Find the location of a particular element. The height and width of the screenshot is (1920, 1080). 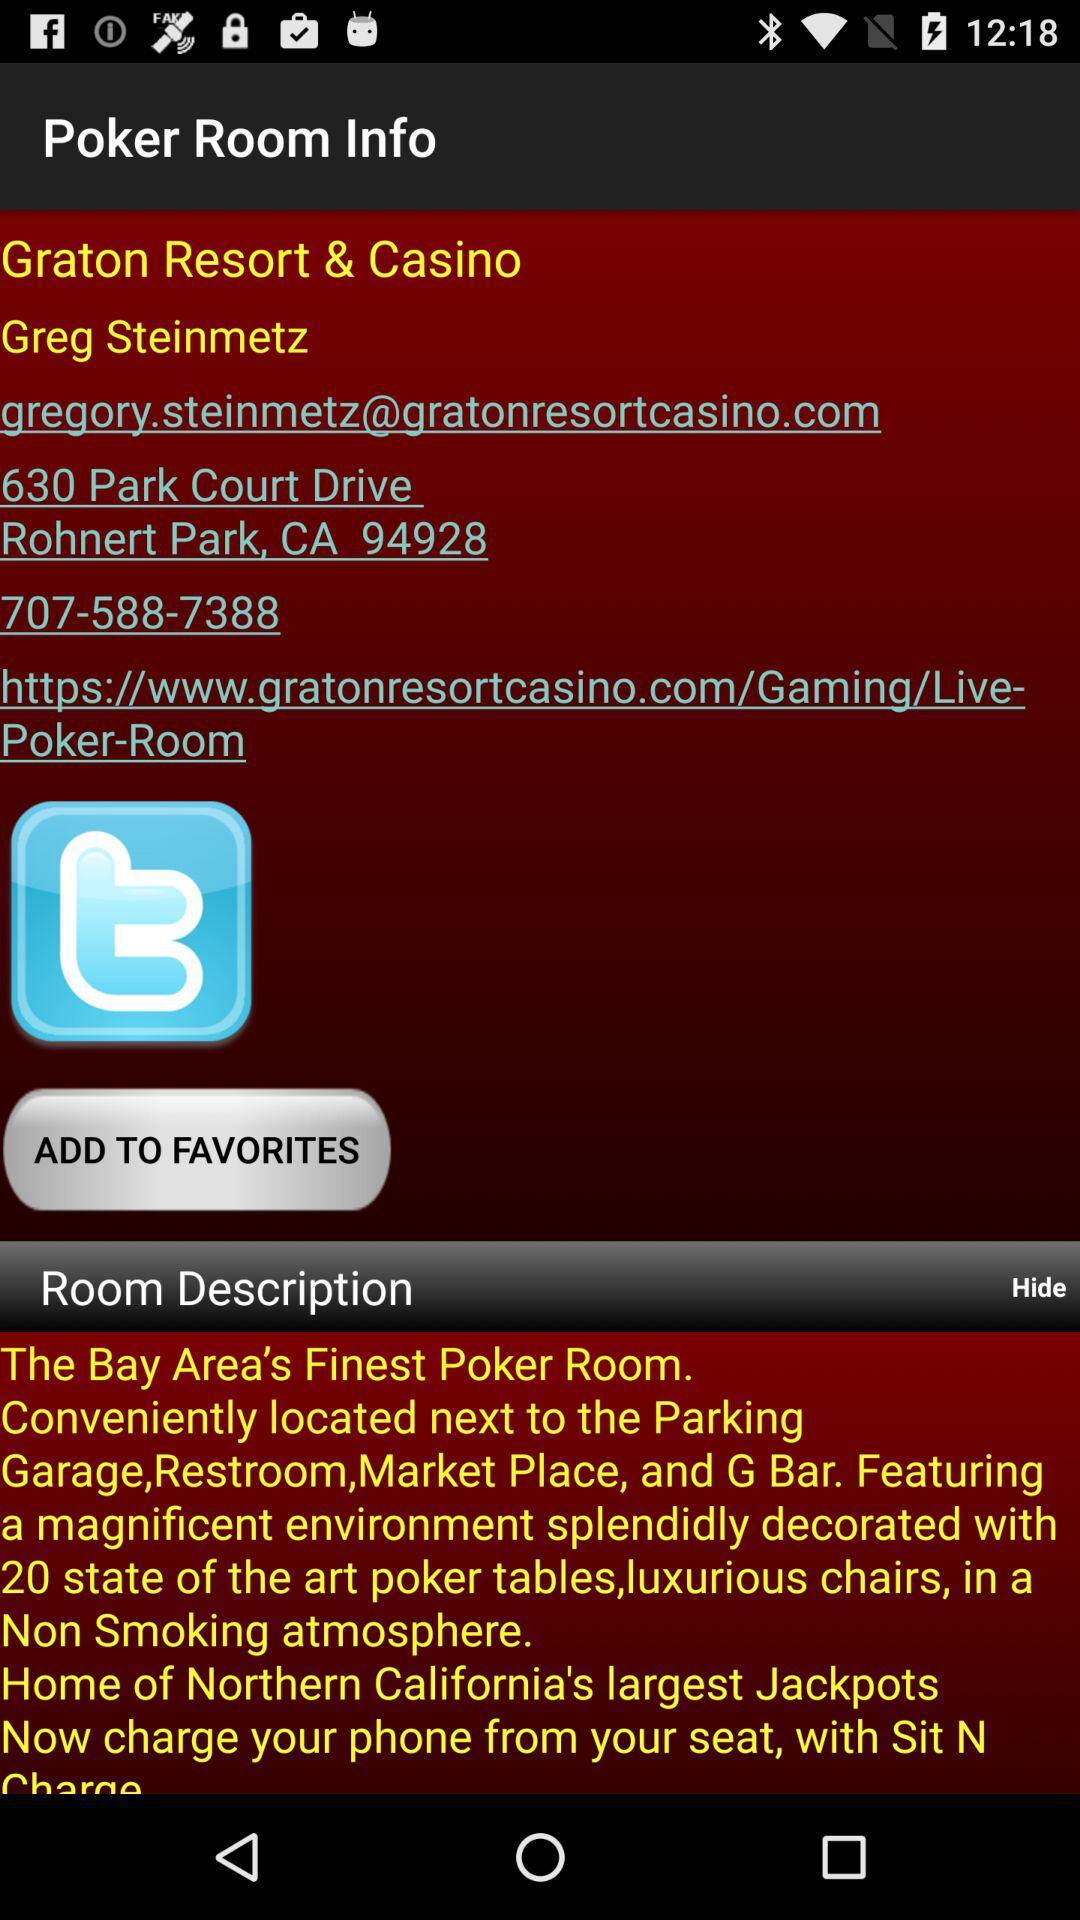

tweet link is located at coordinates (131, 925).